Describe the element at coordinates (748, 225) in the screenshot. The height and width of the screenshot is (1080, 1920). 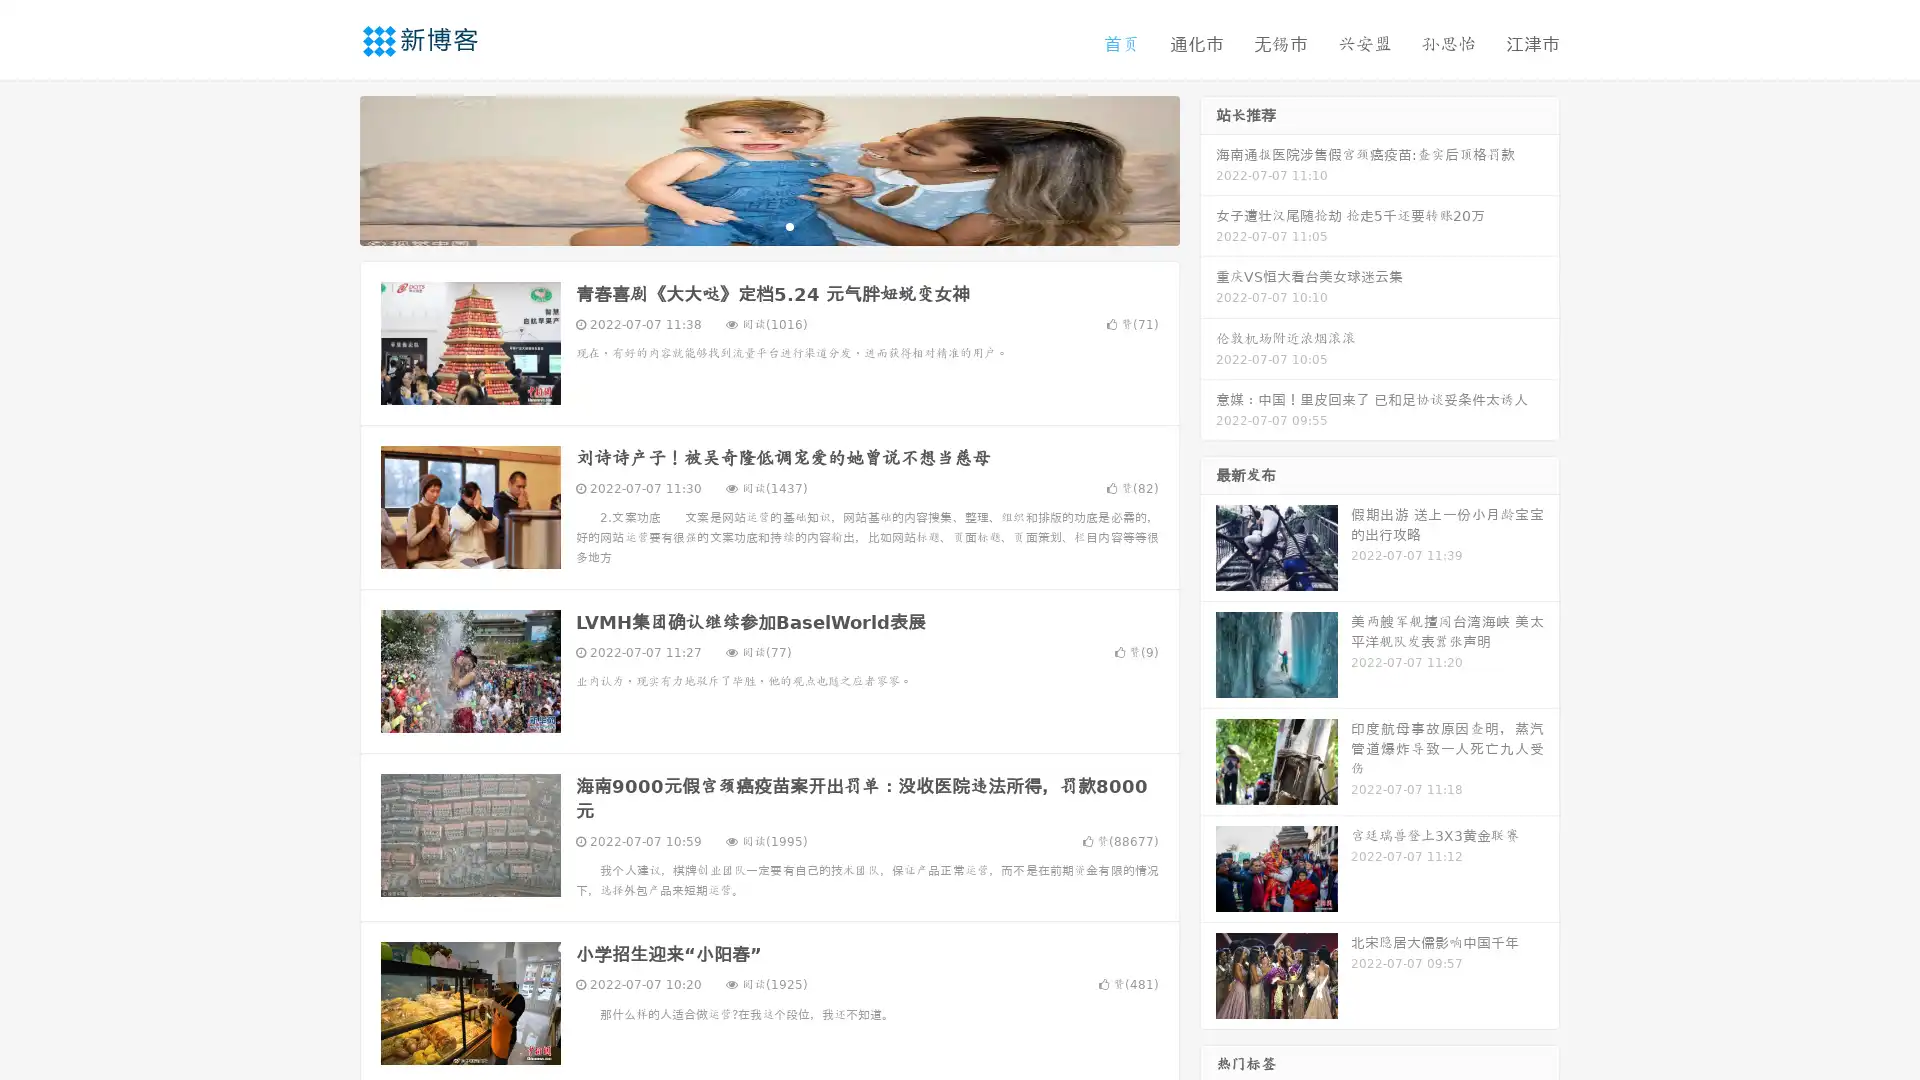
I see `Go to slide 1` at that location.